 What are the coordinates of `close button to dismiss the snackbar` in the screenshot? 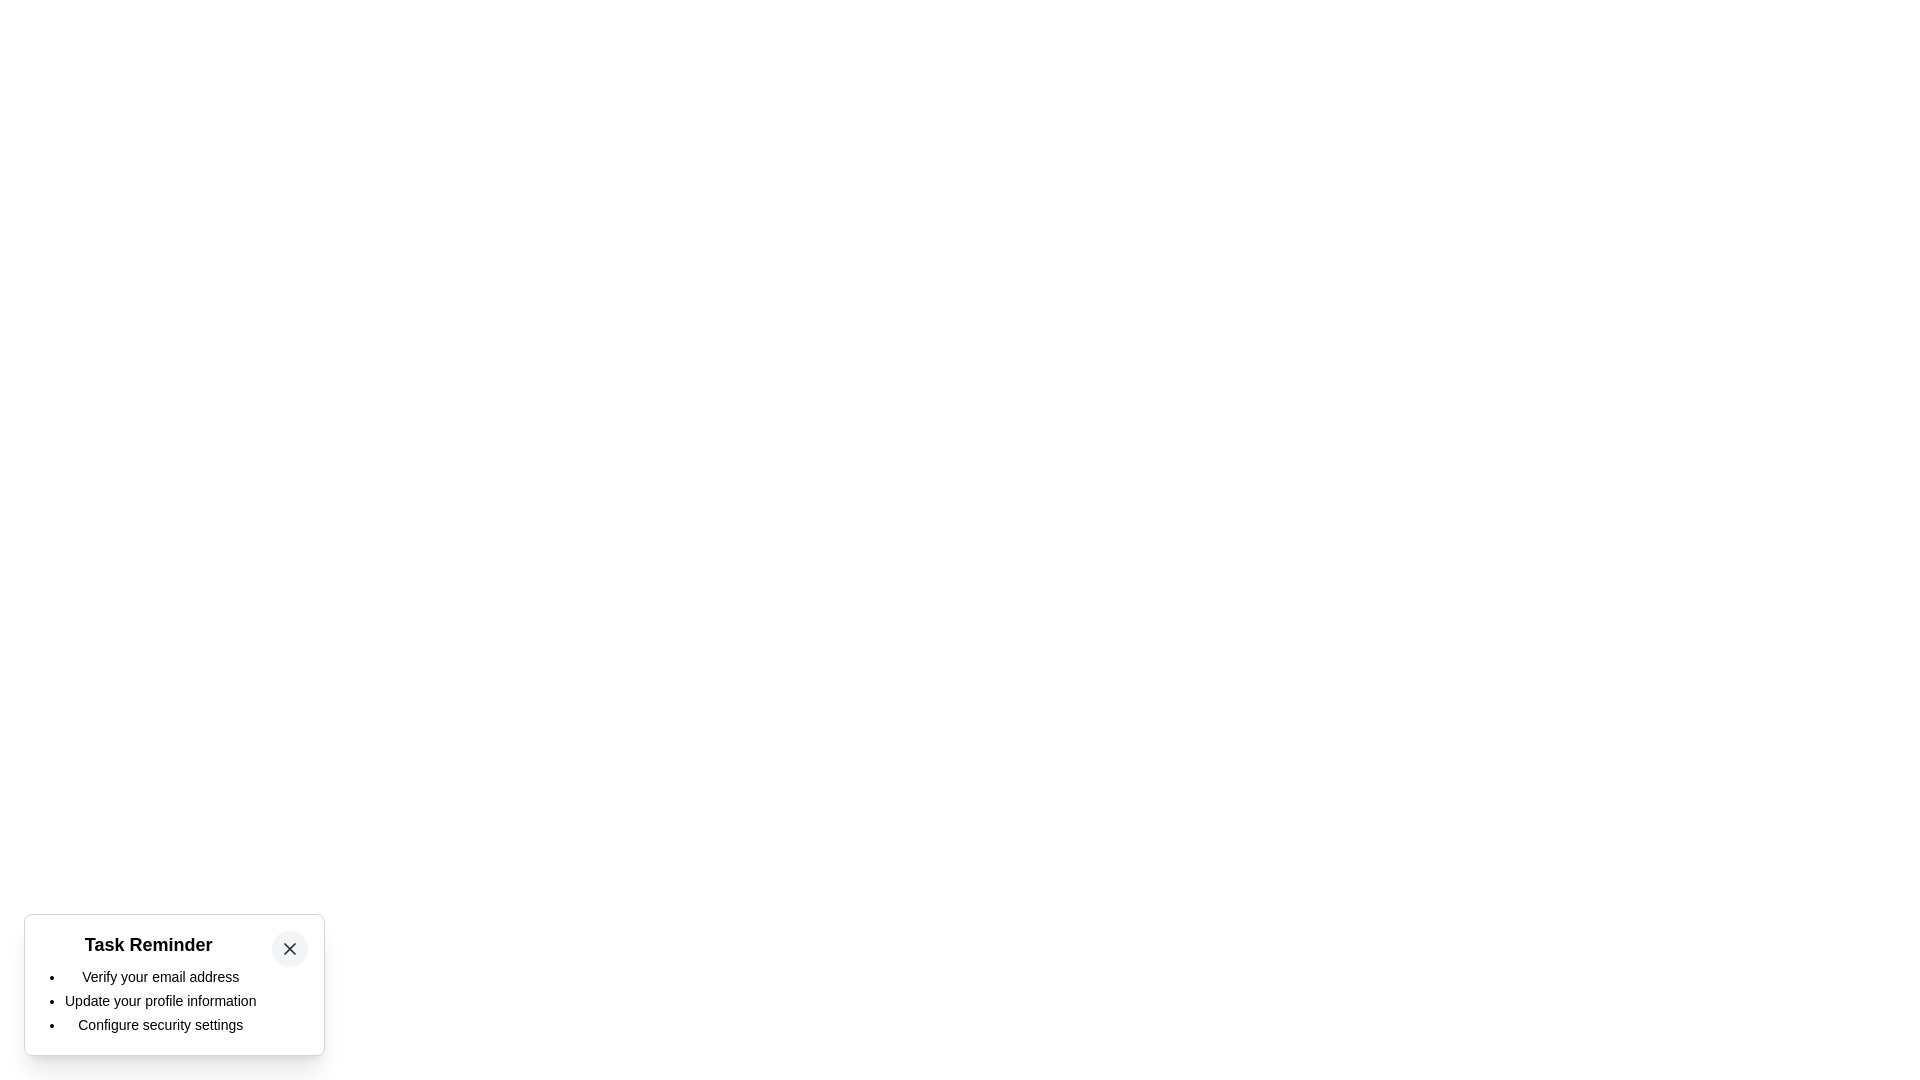 It's located at (288, 947).